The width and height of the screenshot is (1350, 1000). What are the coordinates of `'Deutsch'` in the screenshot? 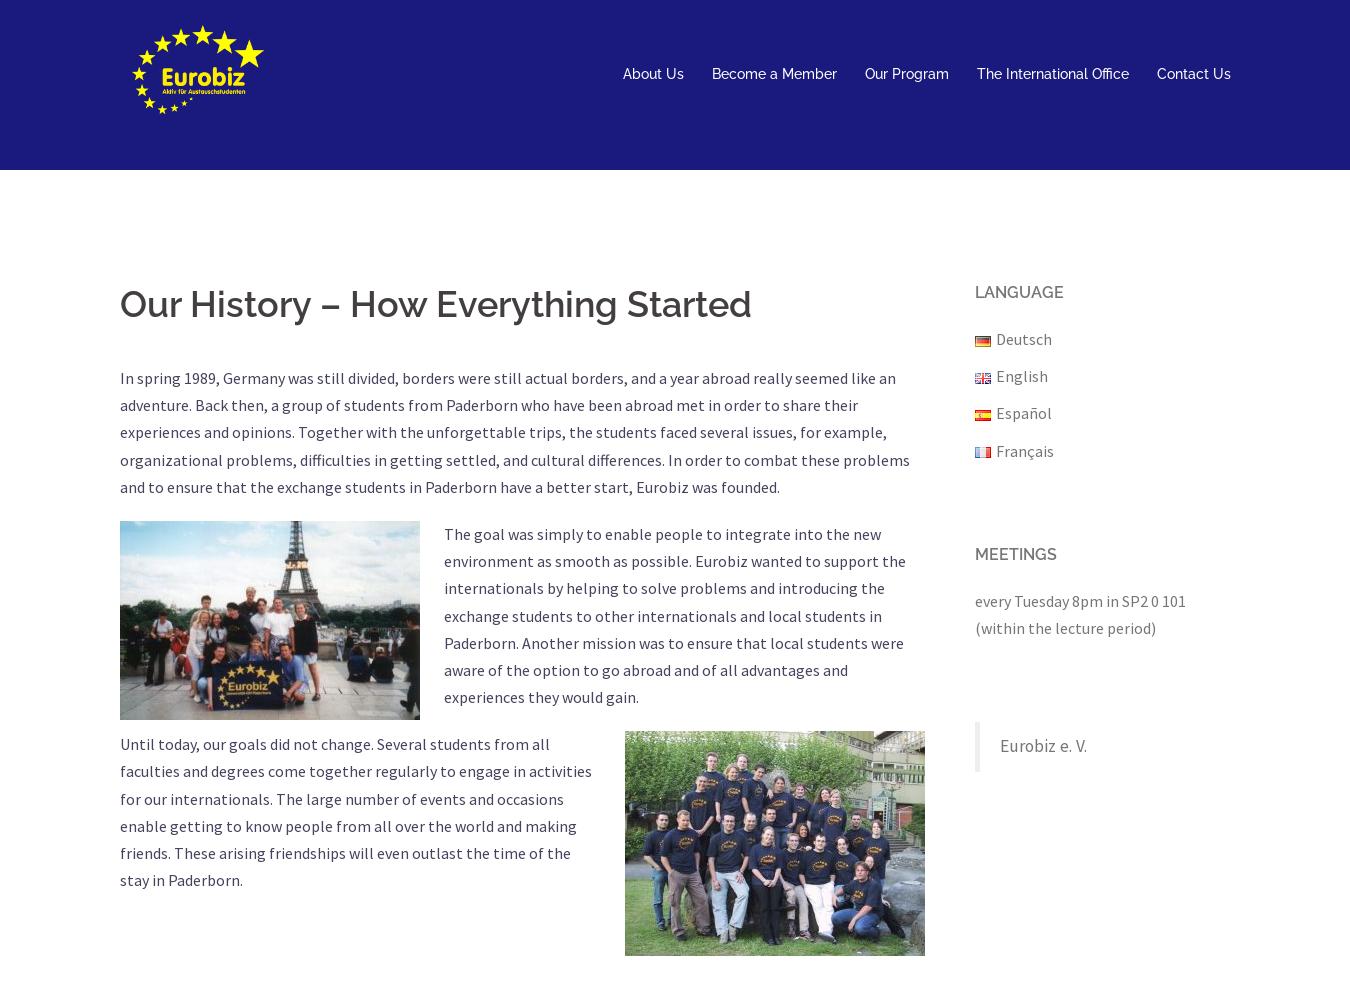 It's located at (1023, 338).